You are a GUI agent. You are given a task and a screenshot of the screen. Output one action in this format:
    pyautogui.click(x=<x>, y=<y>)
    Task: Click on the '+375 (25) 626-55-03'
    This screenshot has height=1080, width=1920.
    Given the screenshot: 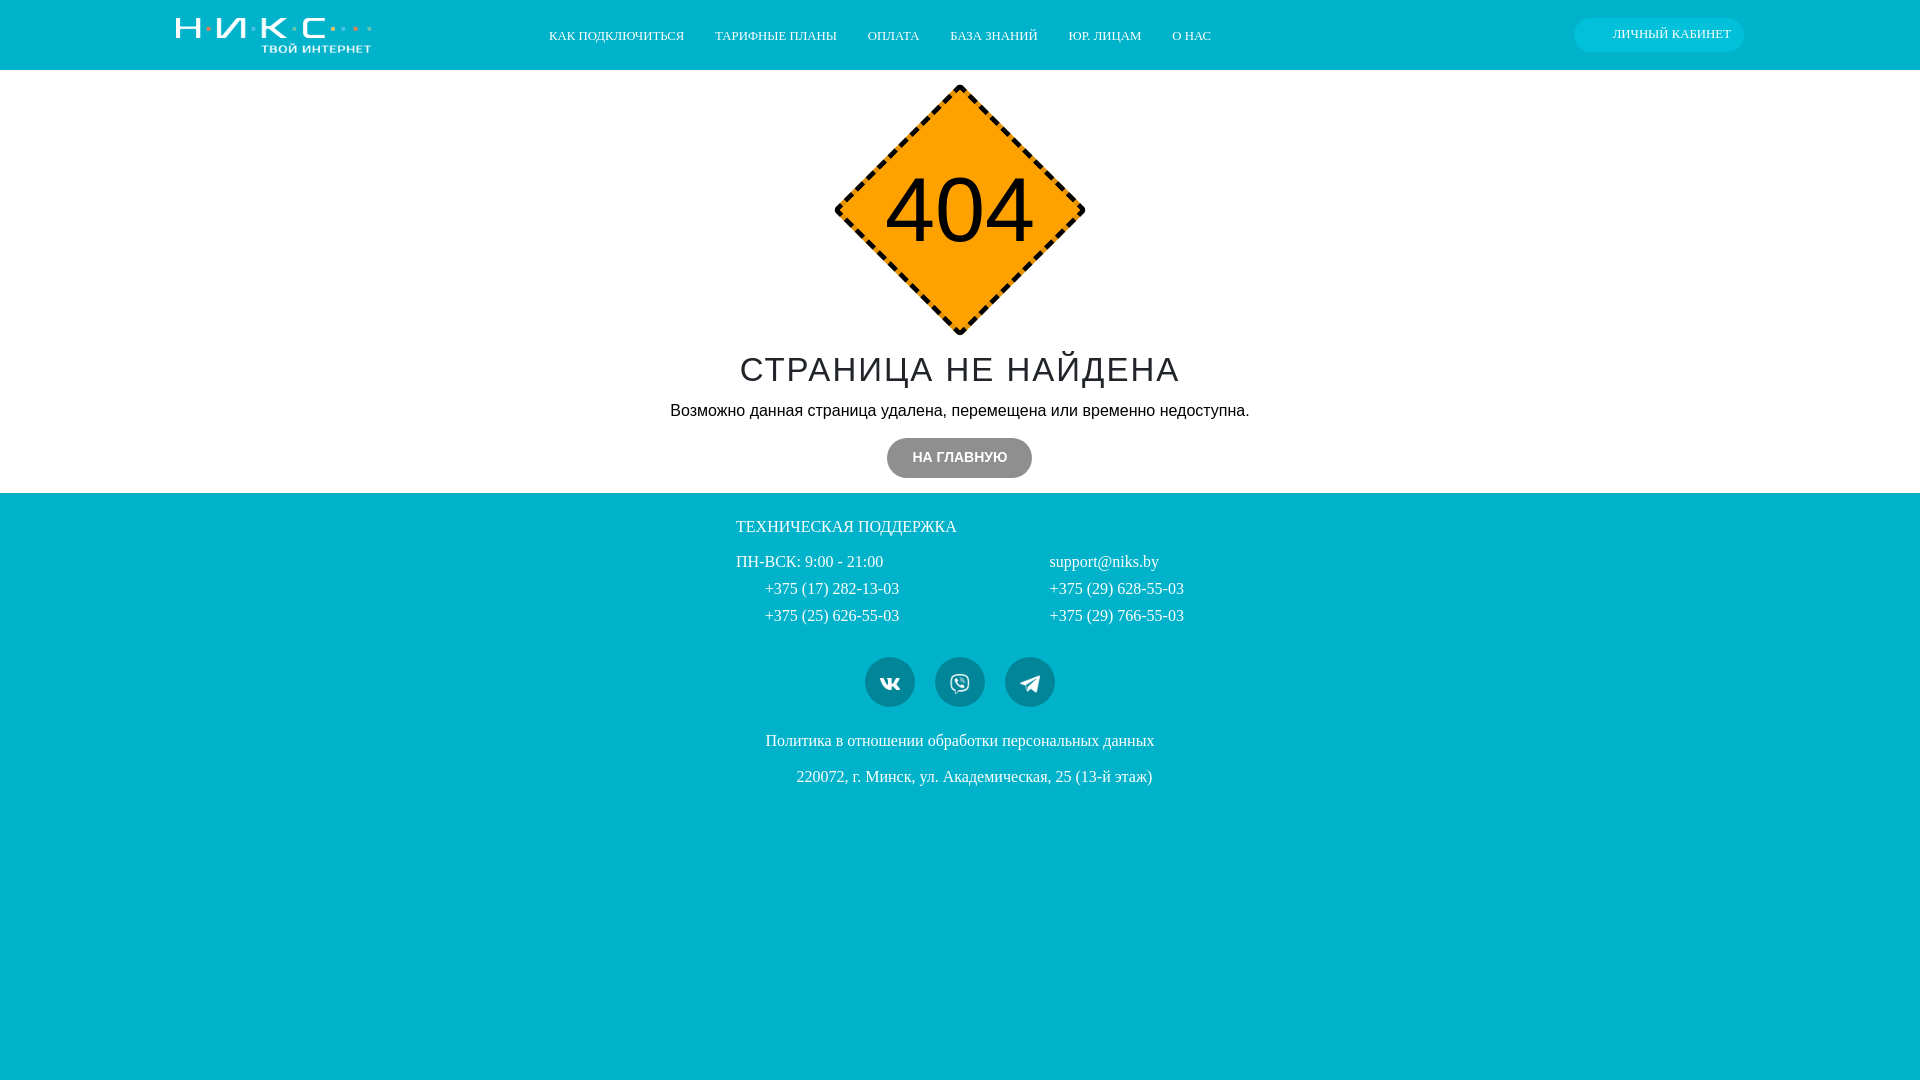 What is the action you would take?
    pyautogui.click(x=734, y=614)
    